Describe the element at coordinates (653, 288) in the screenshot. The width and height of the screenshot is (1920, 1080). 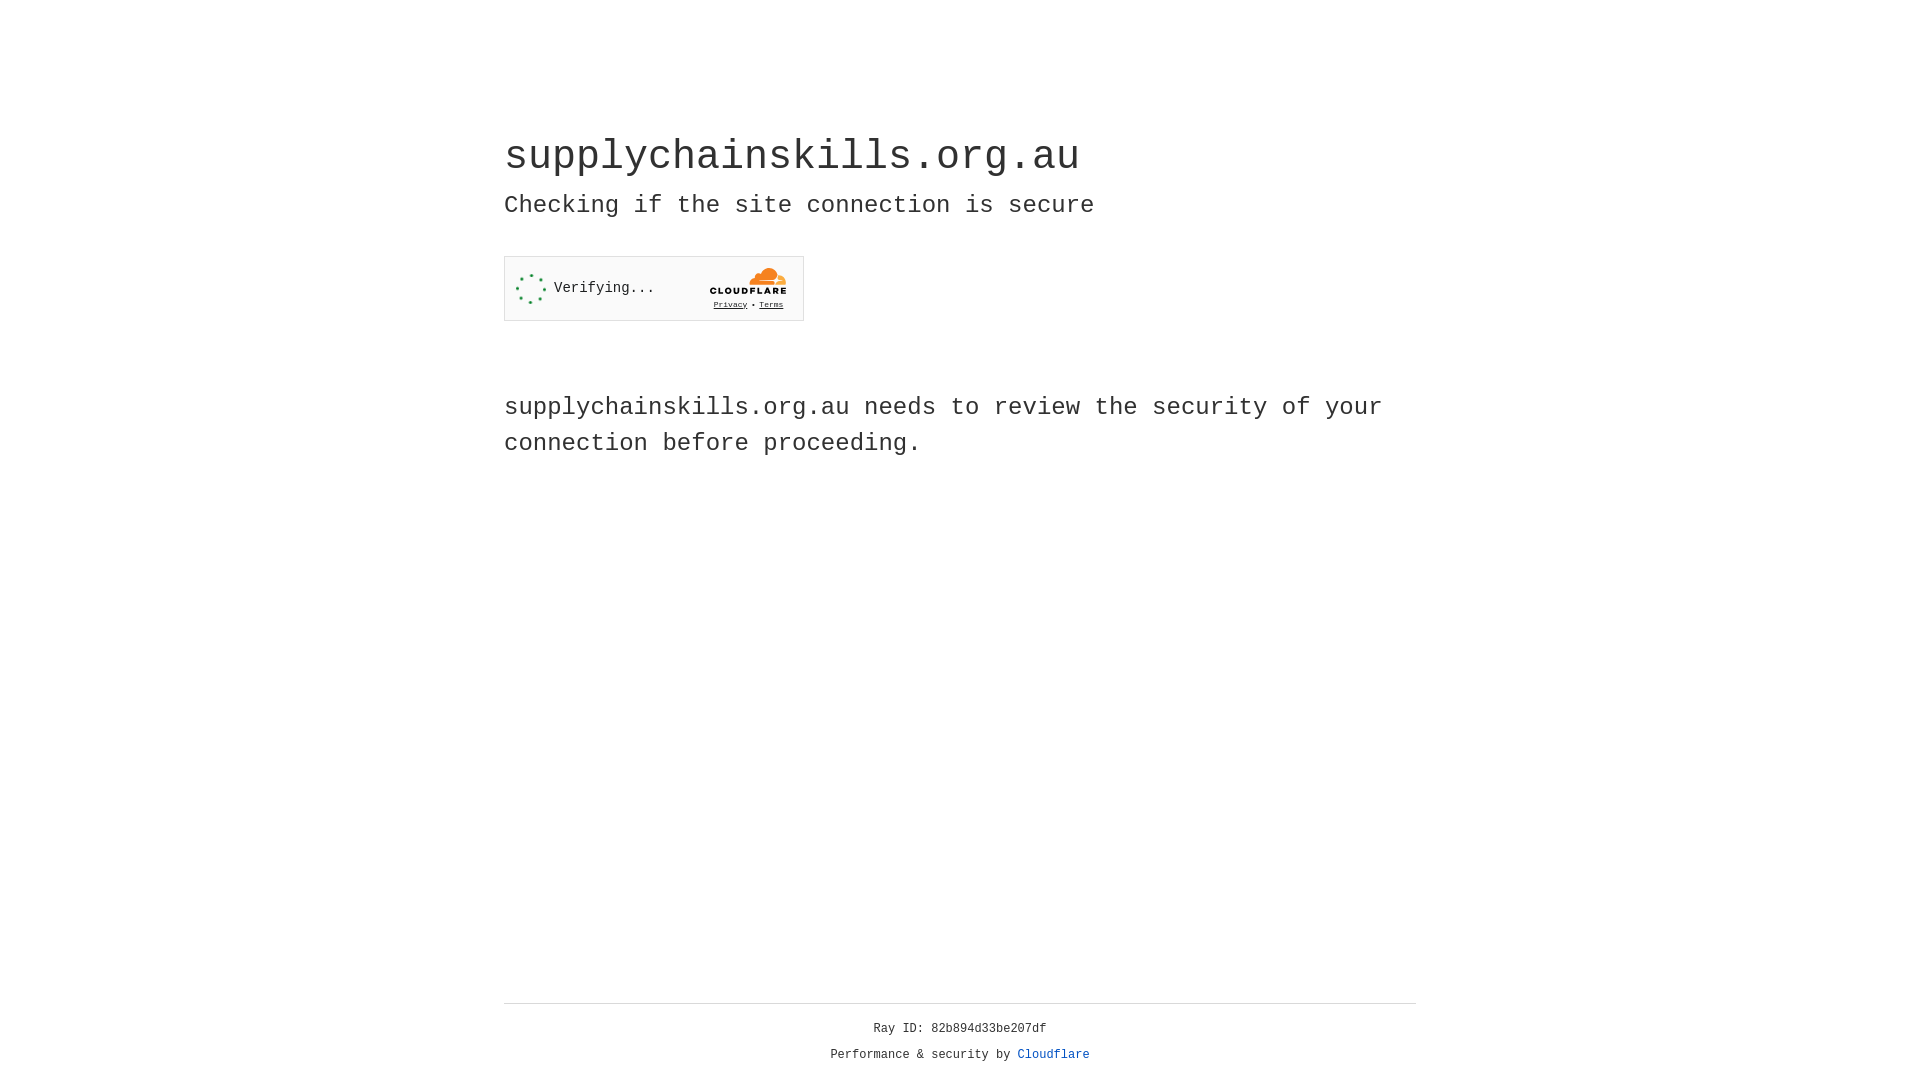
I see `'Widget containing a Cloudflare security challenge'` at that location.